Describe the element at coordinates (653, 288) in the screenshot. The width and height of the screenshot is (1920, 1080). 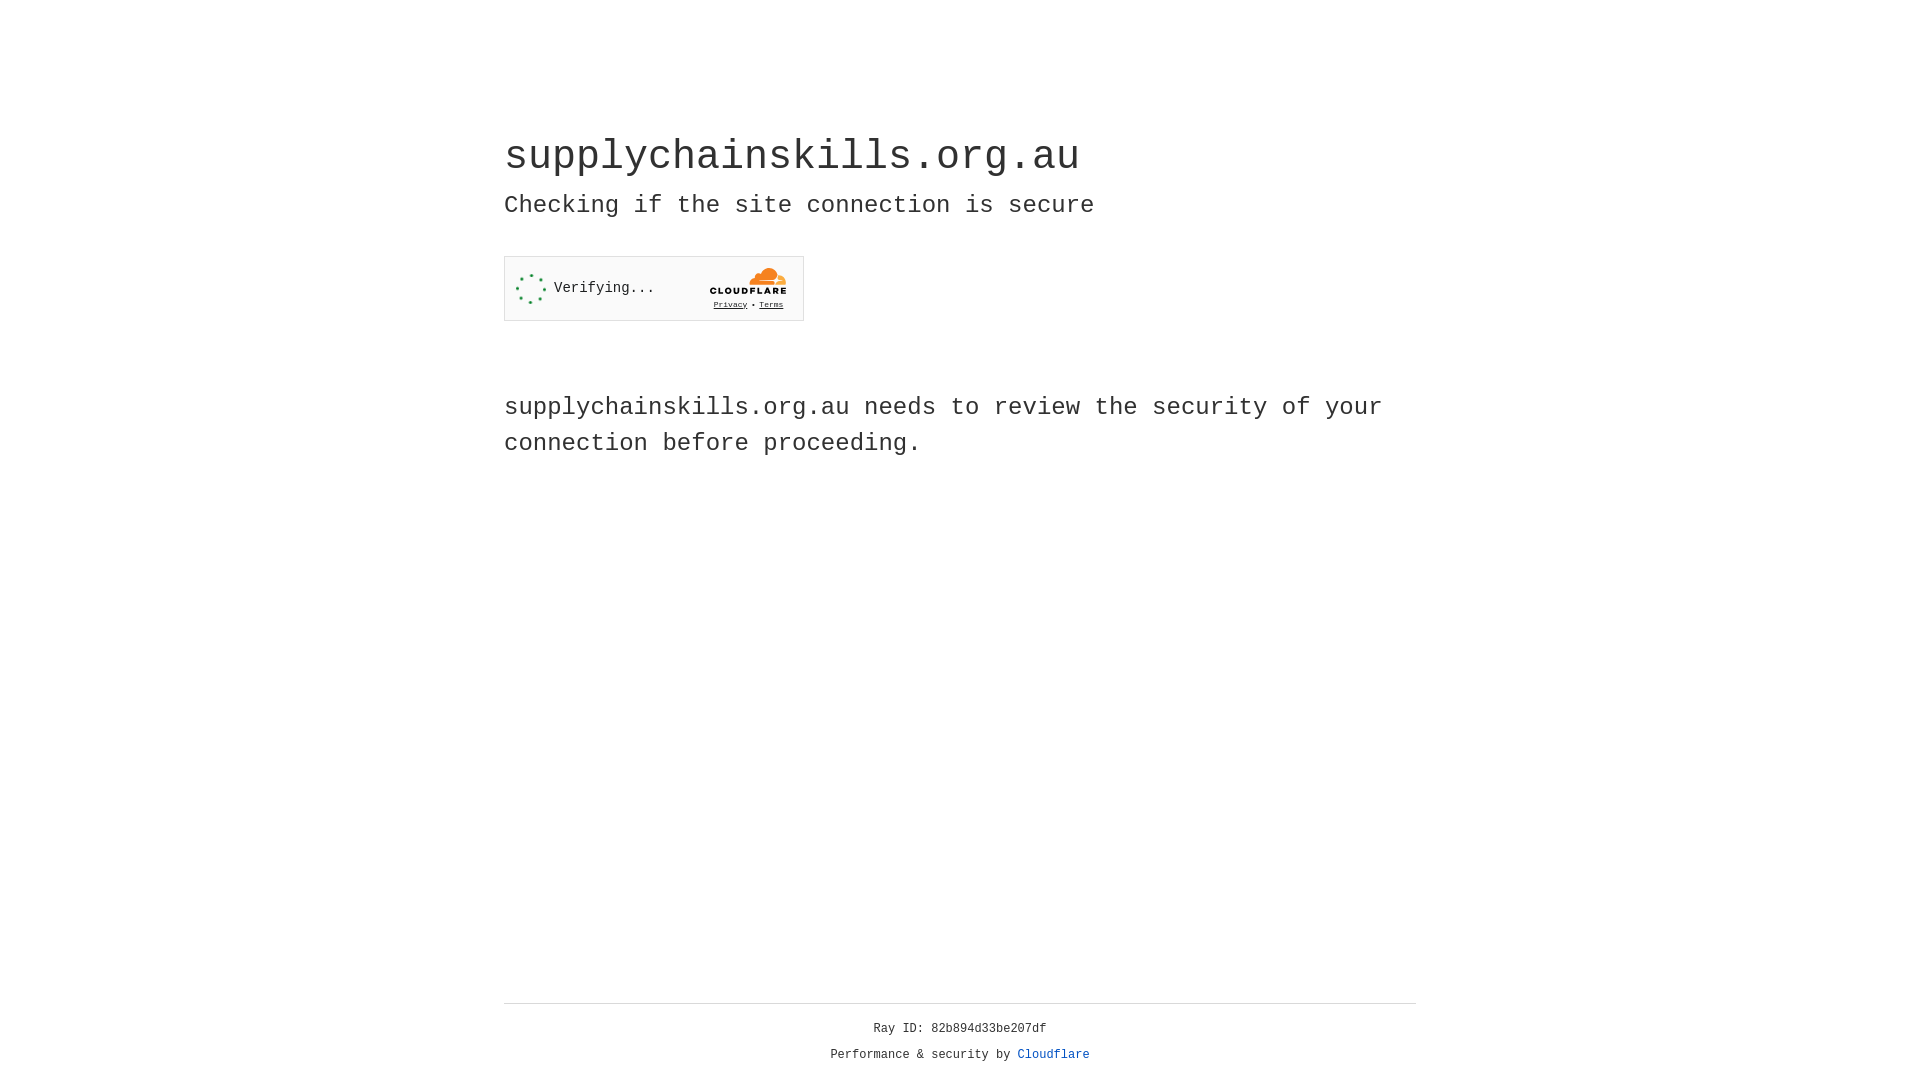
I see `'Widget containing a Cloudflare security challenge'` at that location.